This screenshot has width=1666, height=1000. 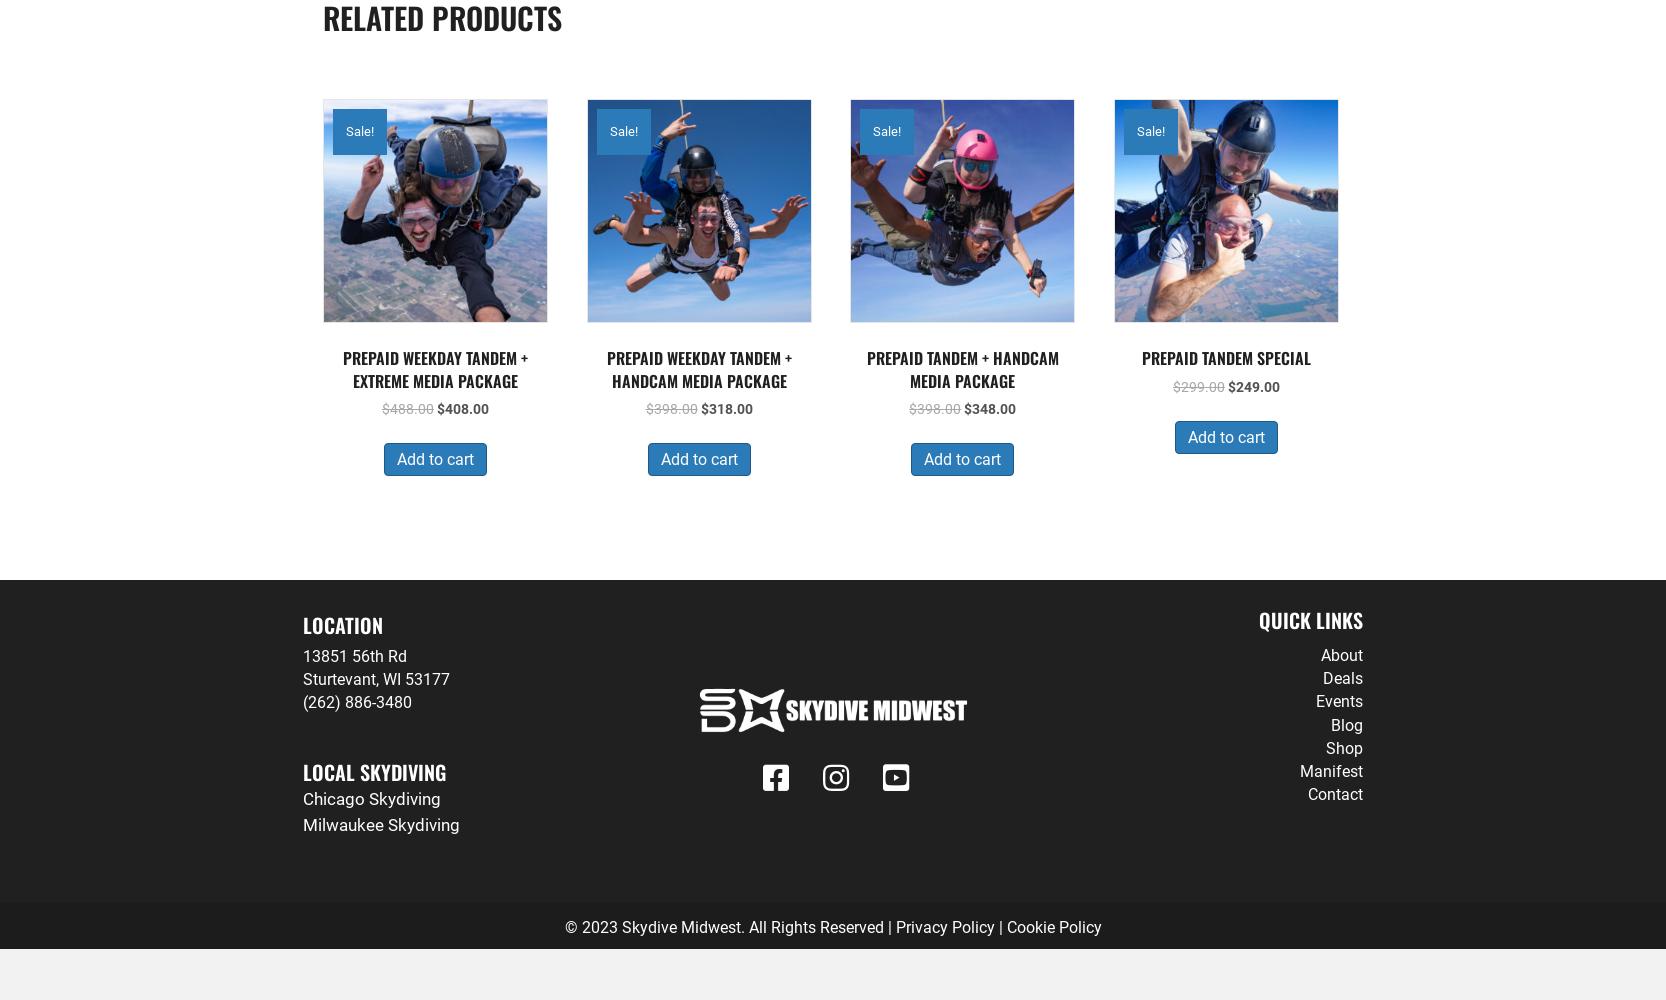 What do you see at coordinates (730, 409) in the screenshot?
I see `'318.00'` at bounding box center [730, 409].